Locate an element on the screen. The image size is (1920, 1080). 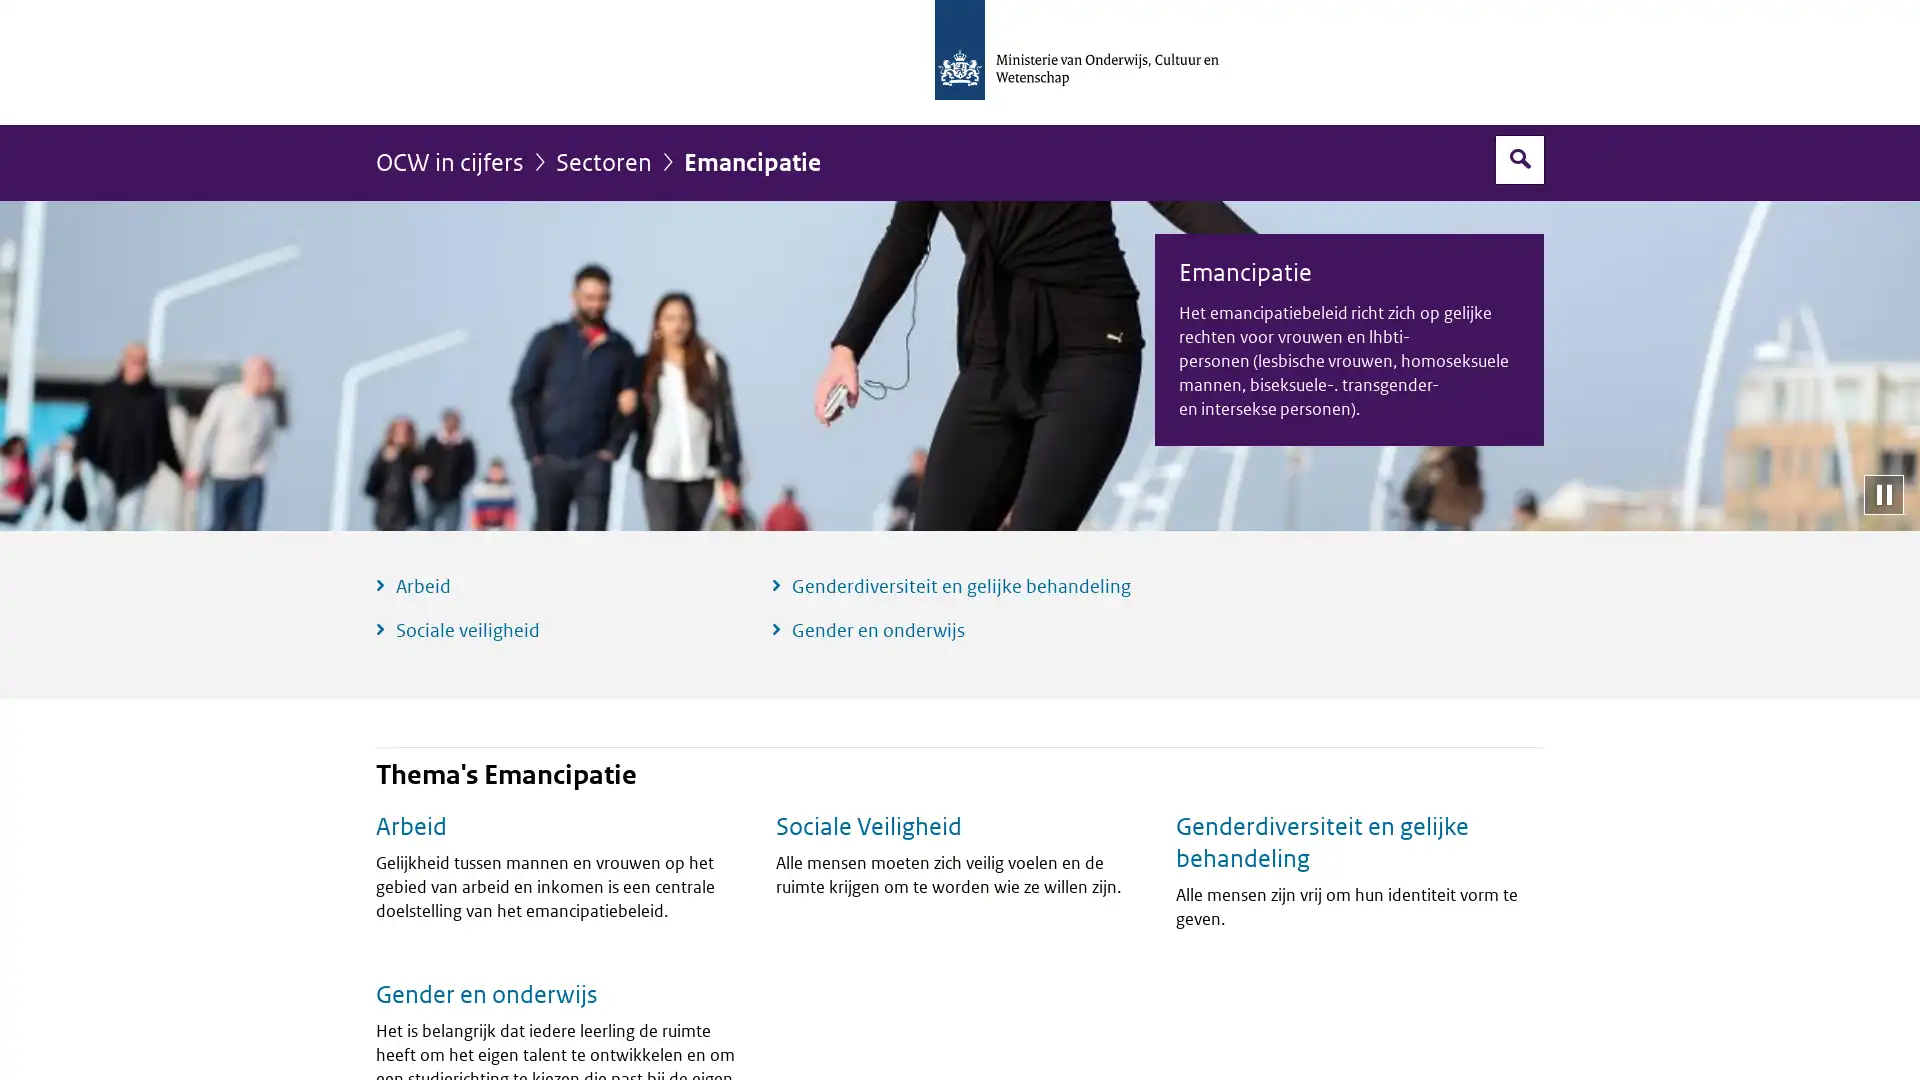
Open zoekveld is located at coordinates (1520, 158).